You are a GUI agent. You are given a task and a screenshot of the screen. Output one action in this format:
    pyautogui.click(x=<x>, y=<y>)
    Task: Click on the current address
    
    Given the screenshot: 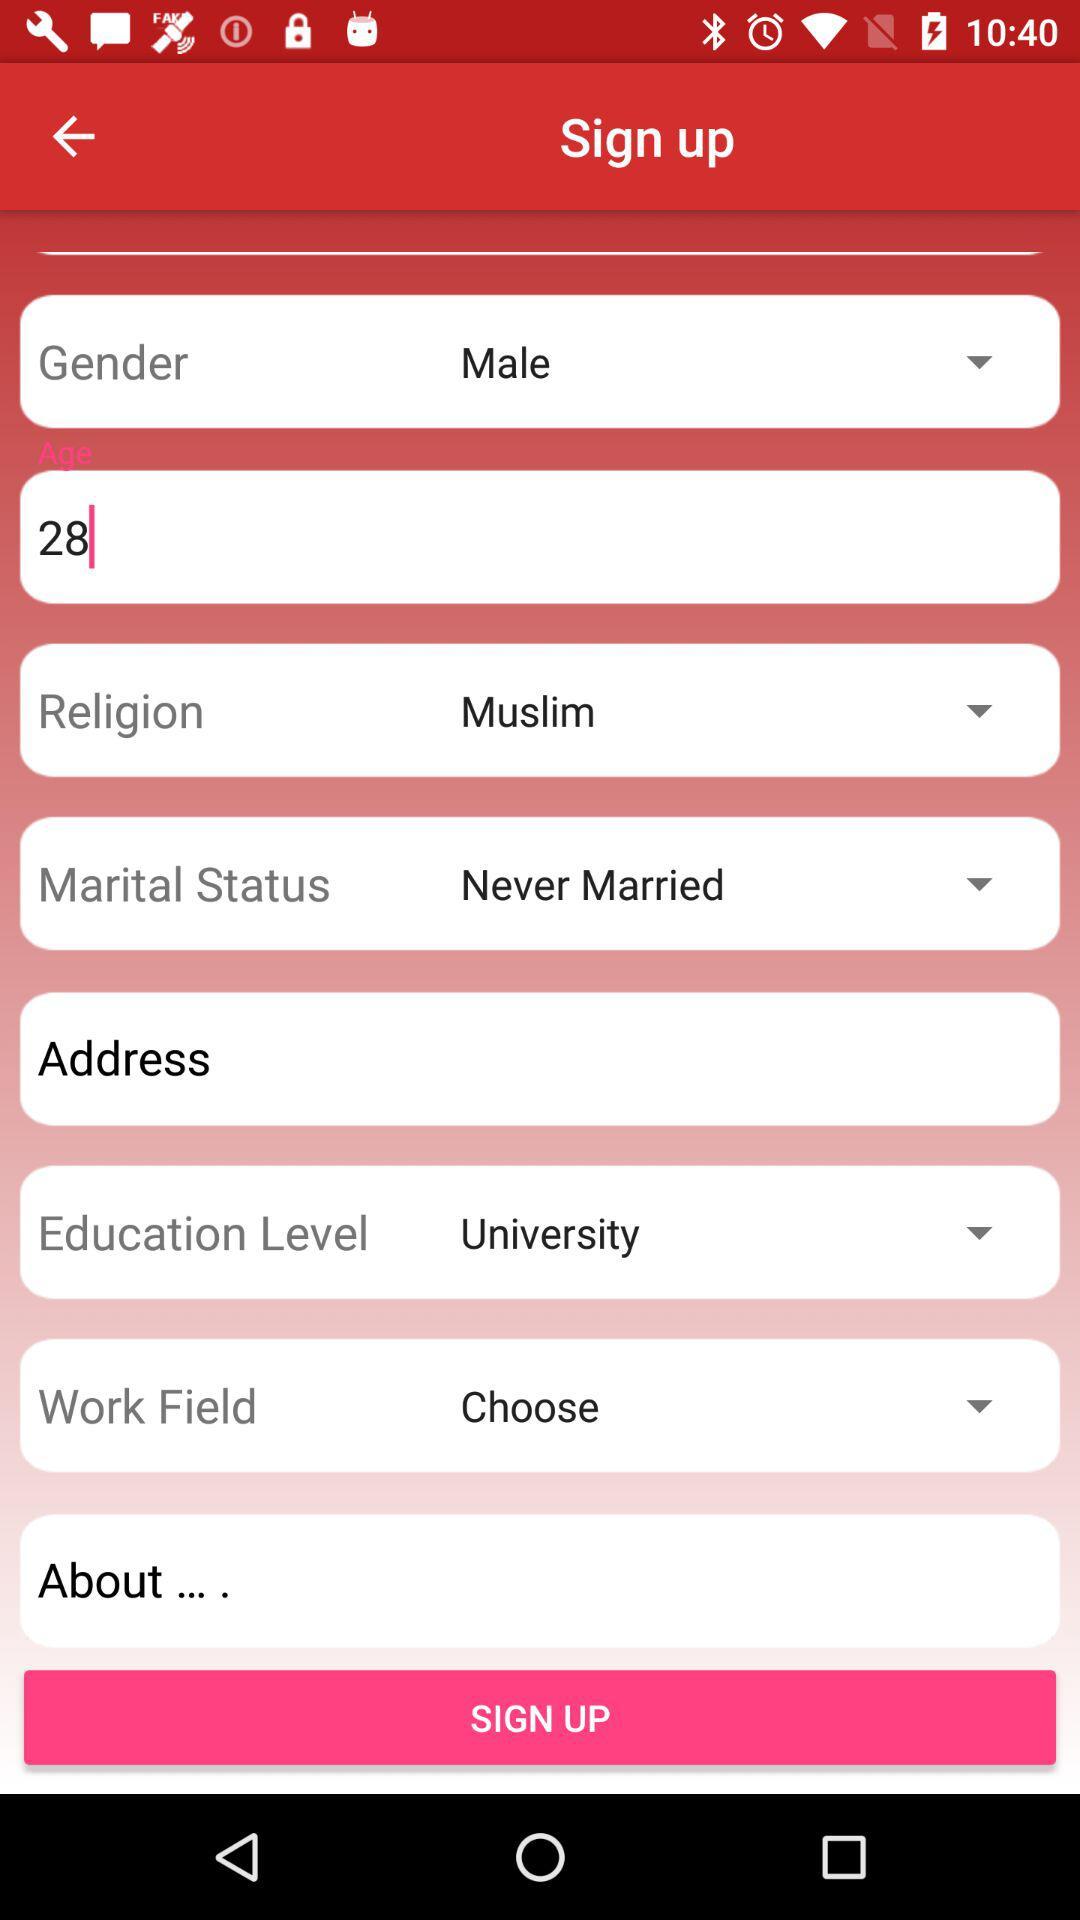 What is the action you would take?
    pyautogui.click(x=540, y=1058)
    